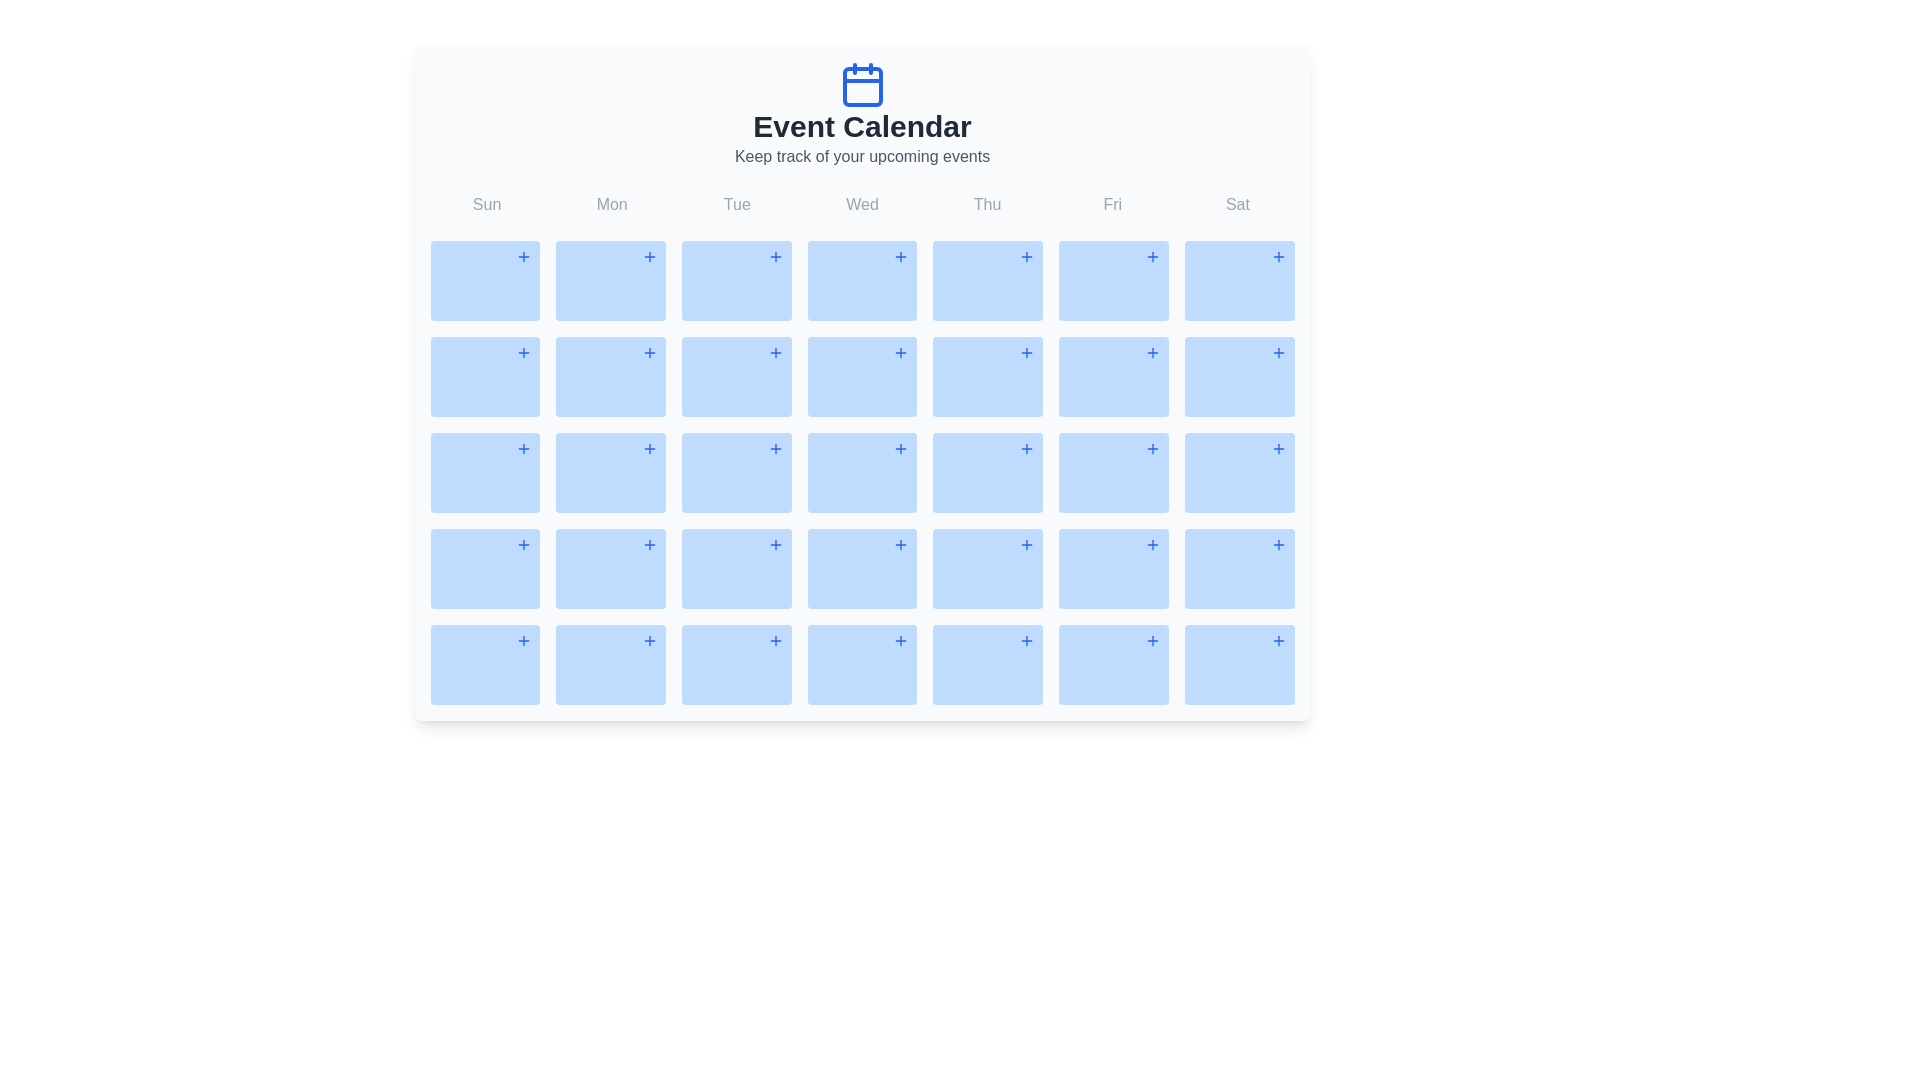  What do you see at coordinates (1111, 204) in the screenshot?
I see `the static text label reading 'Fri', which is styled with a gray text color and is the sixth day label in a calendar layout, positioned between 'Thu' and 'Sat'` at bounding box center [1111, 204].